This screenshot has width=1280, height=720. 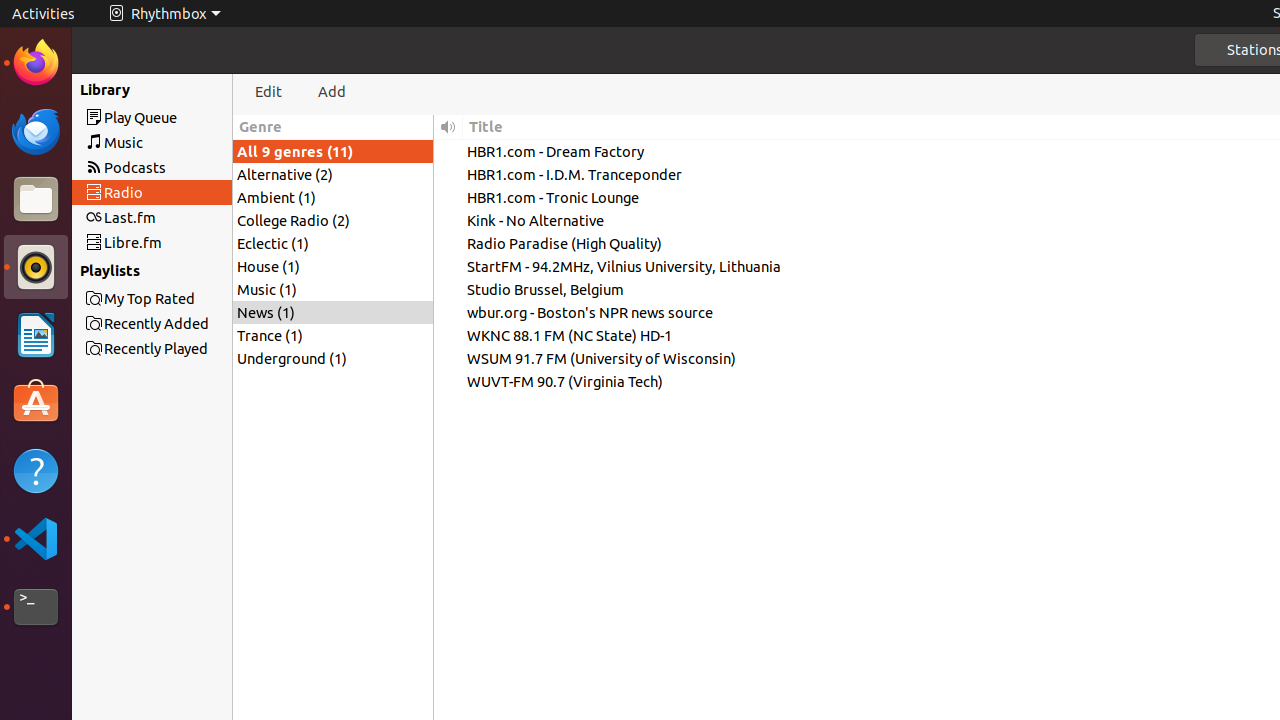 I want to click on 'Recently Added', so click(x=188, y=322).